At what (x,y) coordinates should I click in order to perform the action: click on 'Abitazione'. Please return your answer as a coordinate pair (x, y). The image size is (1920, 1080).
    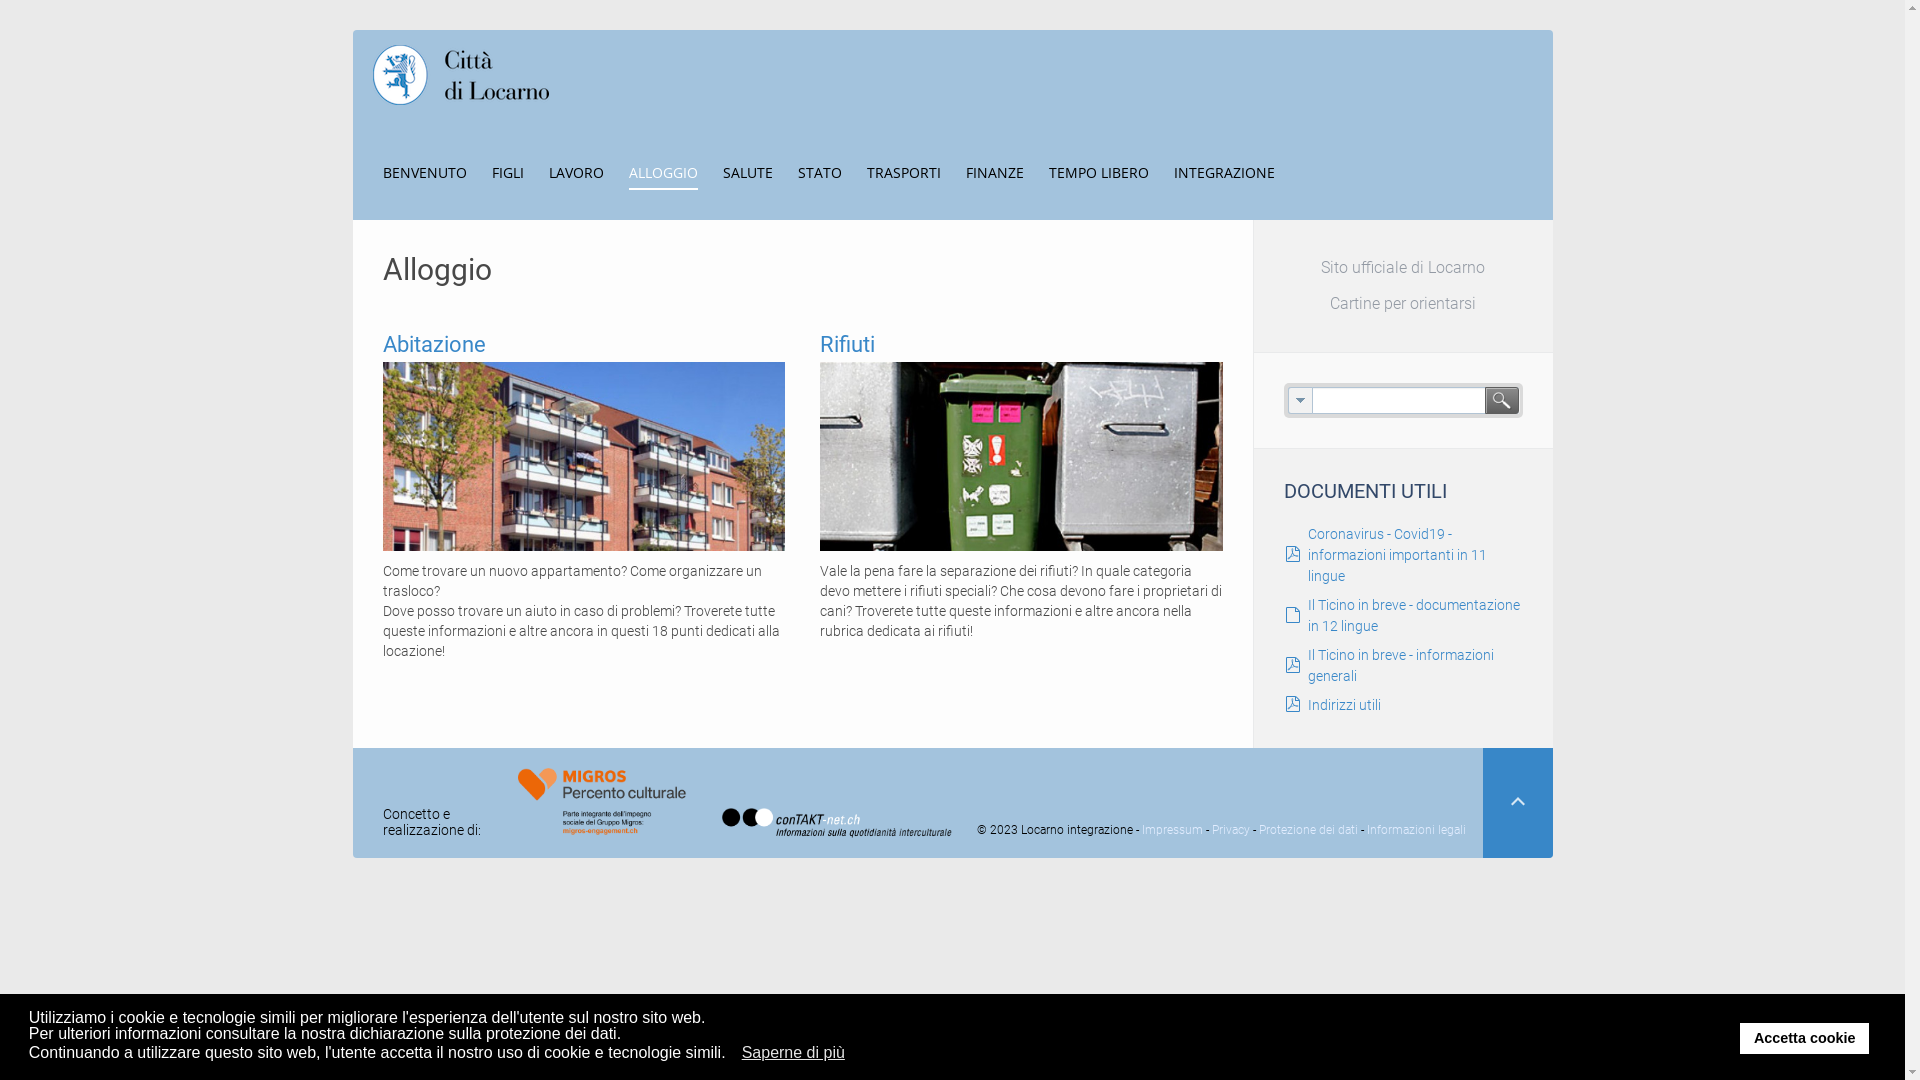
    Looking at the image, I should click on (382, 343).